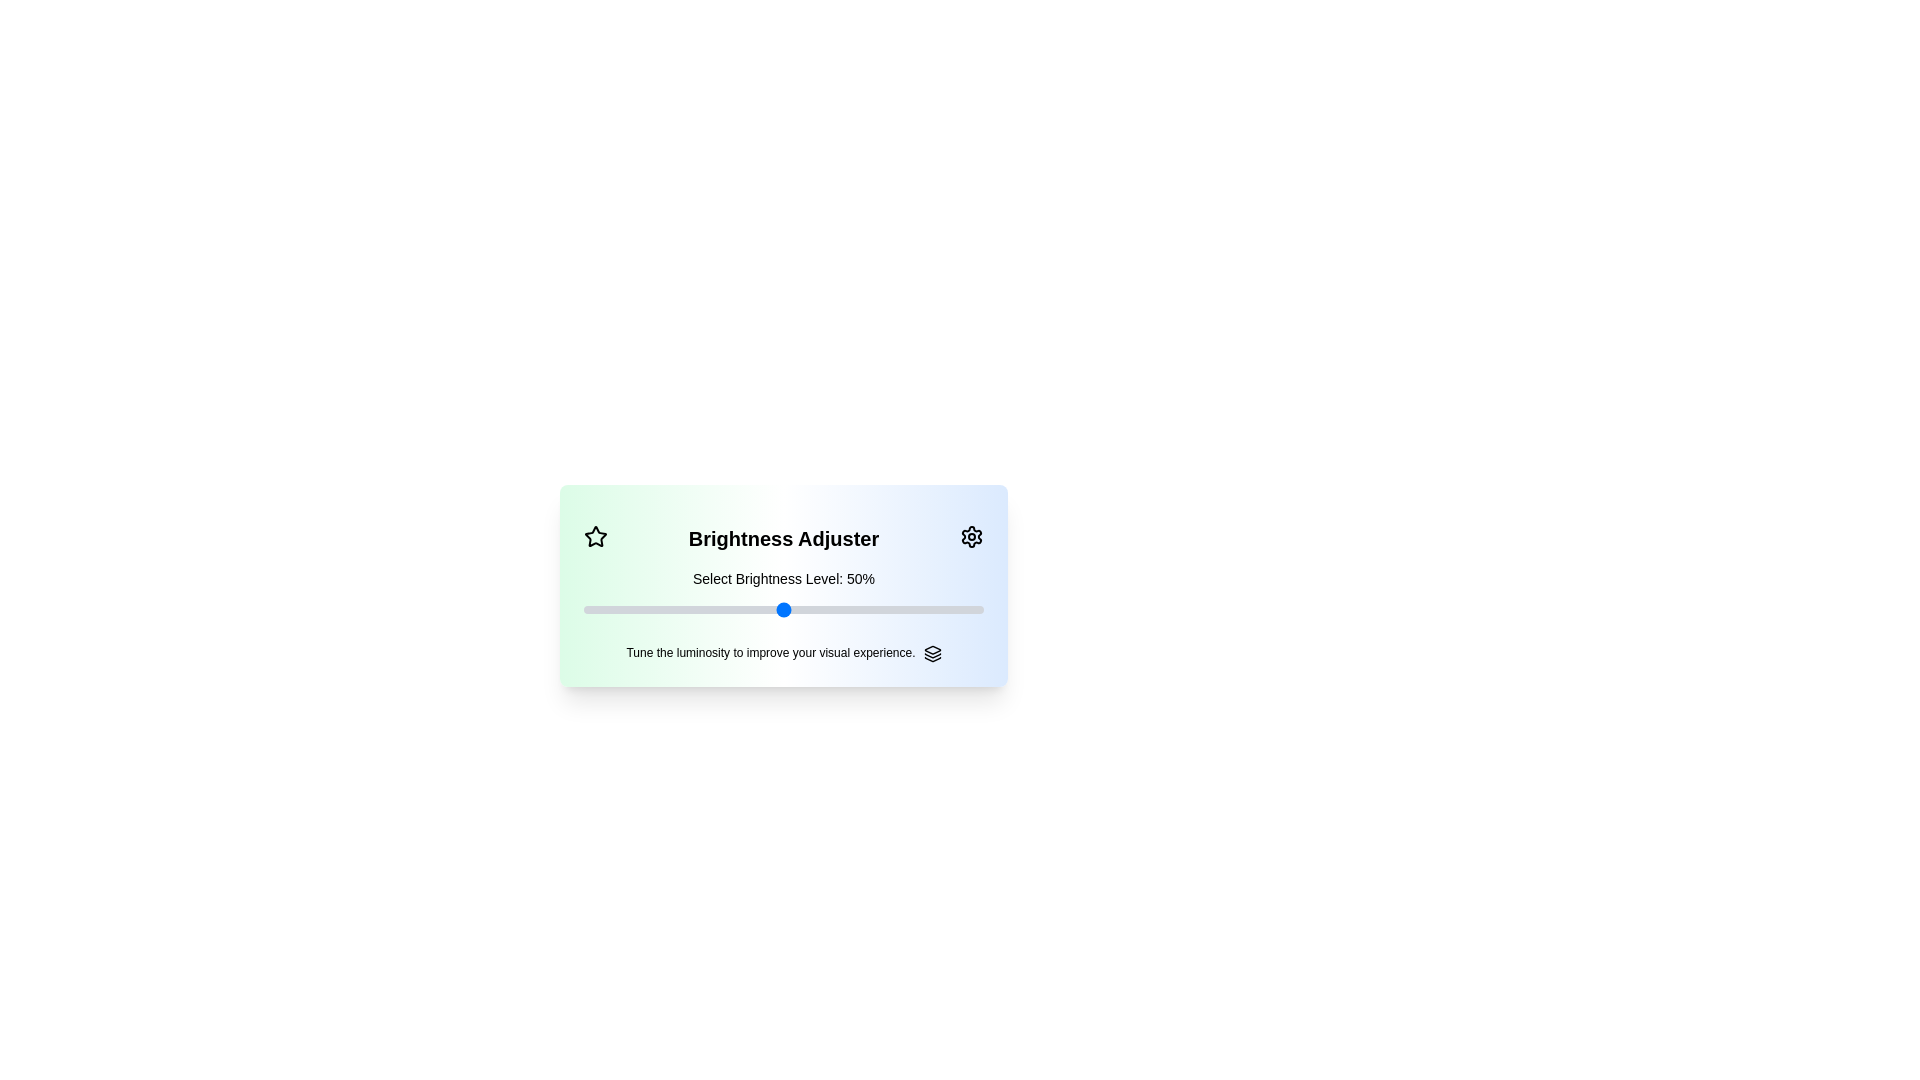  Describe the element at coordinates (583, 608) in the screenshot. I see `the slider to set brightness to 39%` at that location.